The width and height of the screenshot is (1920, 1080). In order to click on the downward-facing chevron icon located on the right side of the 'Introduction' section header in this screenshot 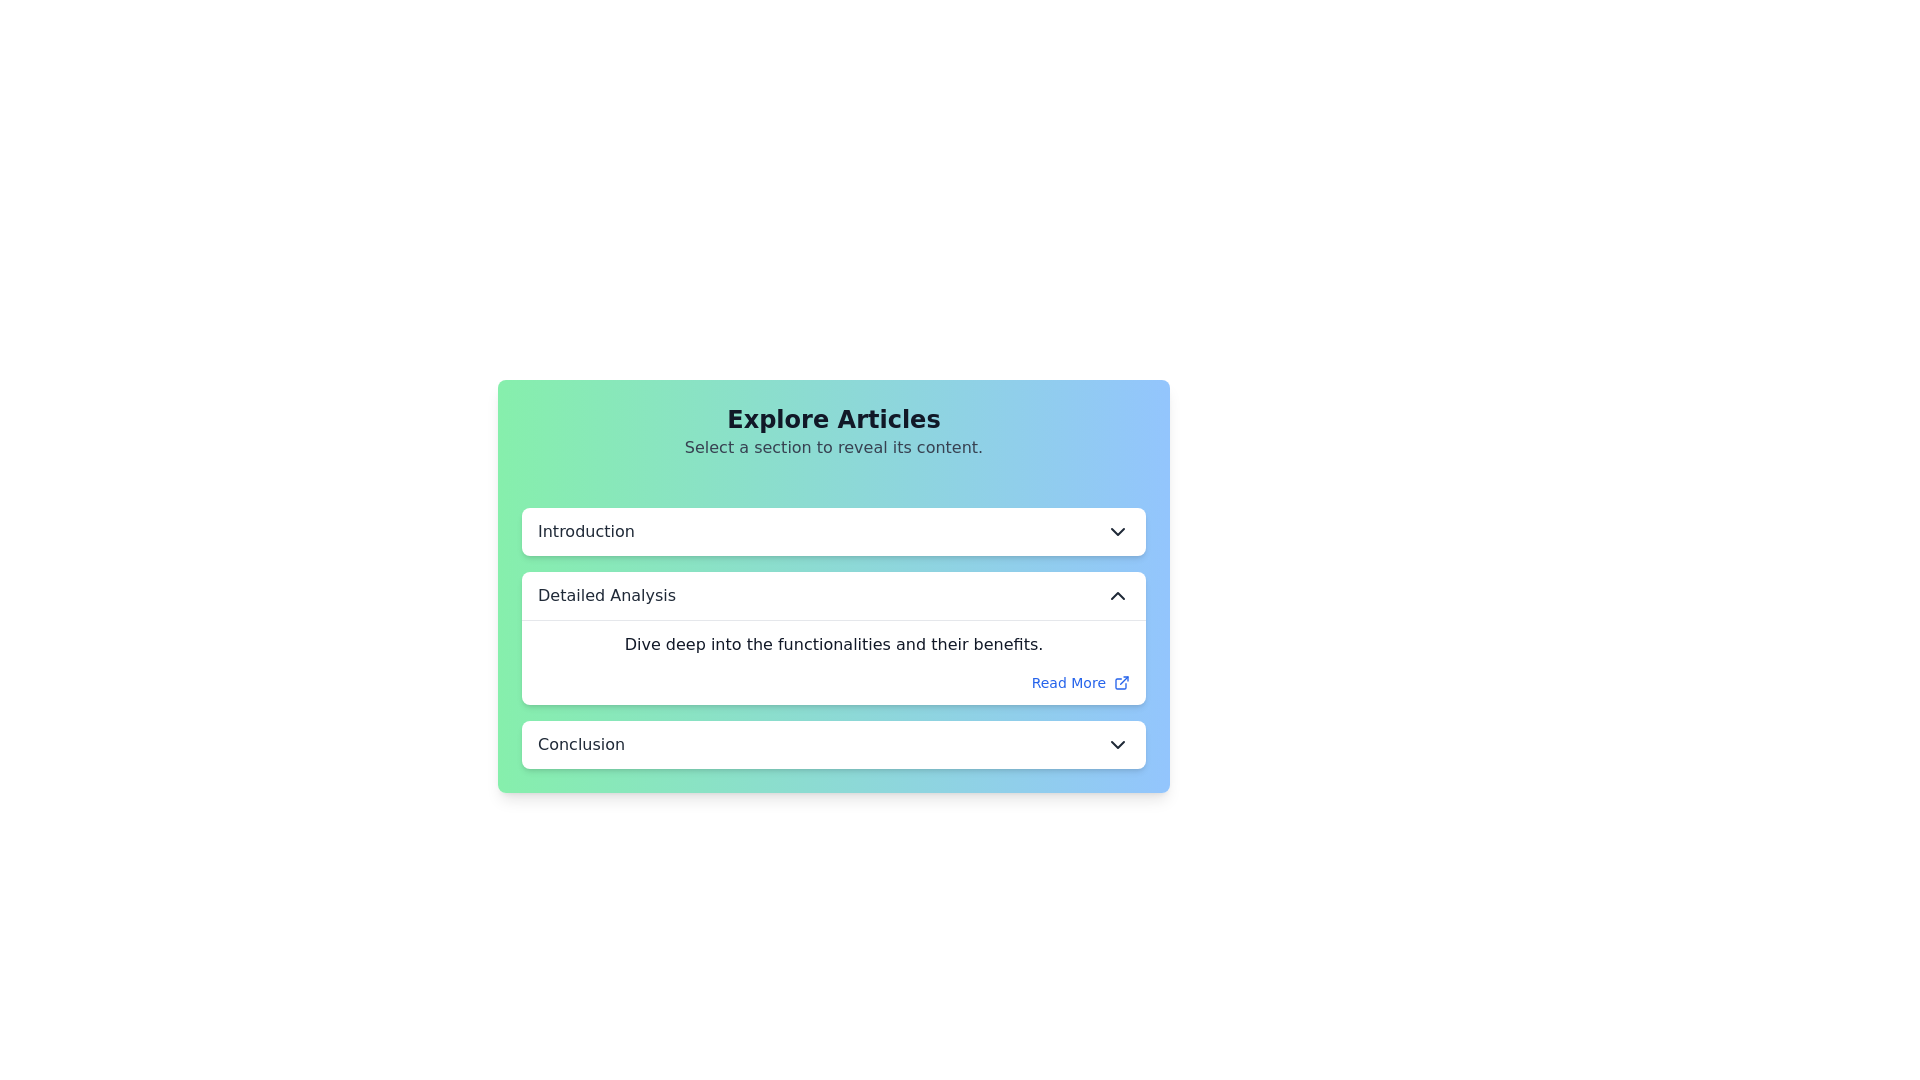, I will do `click(1117, 531)`.